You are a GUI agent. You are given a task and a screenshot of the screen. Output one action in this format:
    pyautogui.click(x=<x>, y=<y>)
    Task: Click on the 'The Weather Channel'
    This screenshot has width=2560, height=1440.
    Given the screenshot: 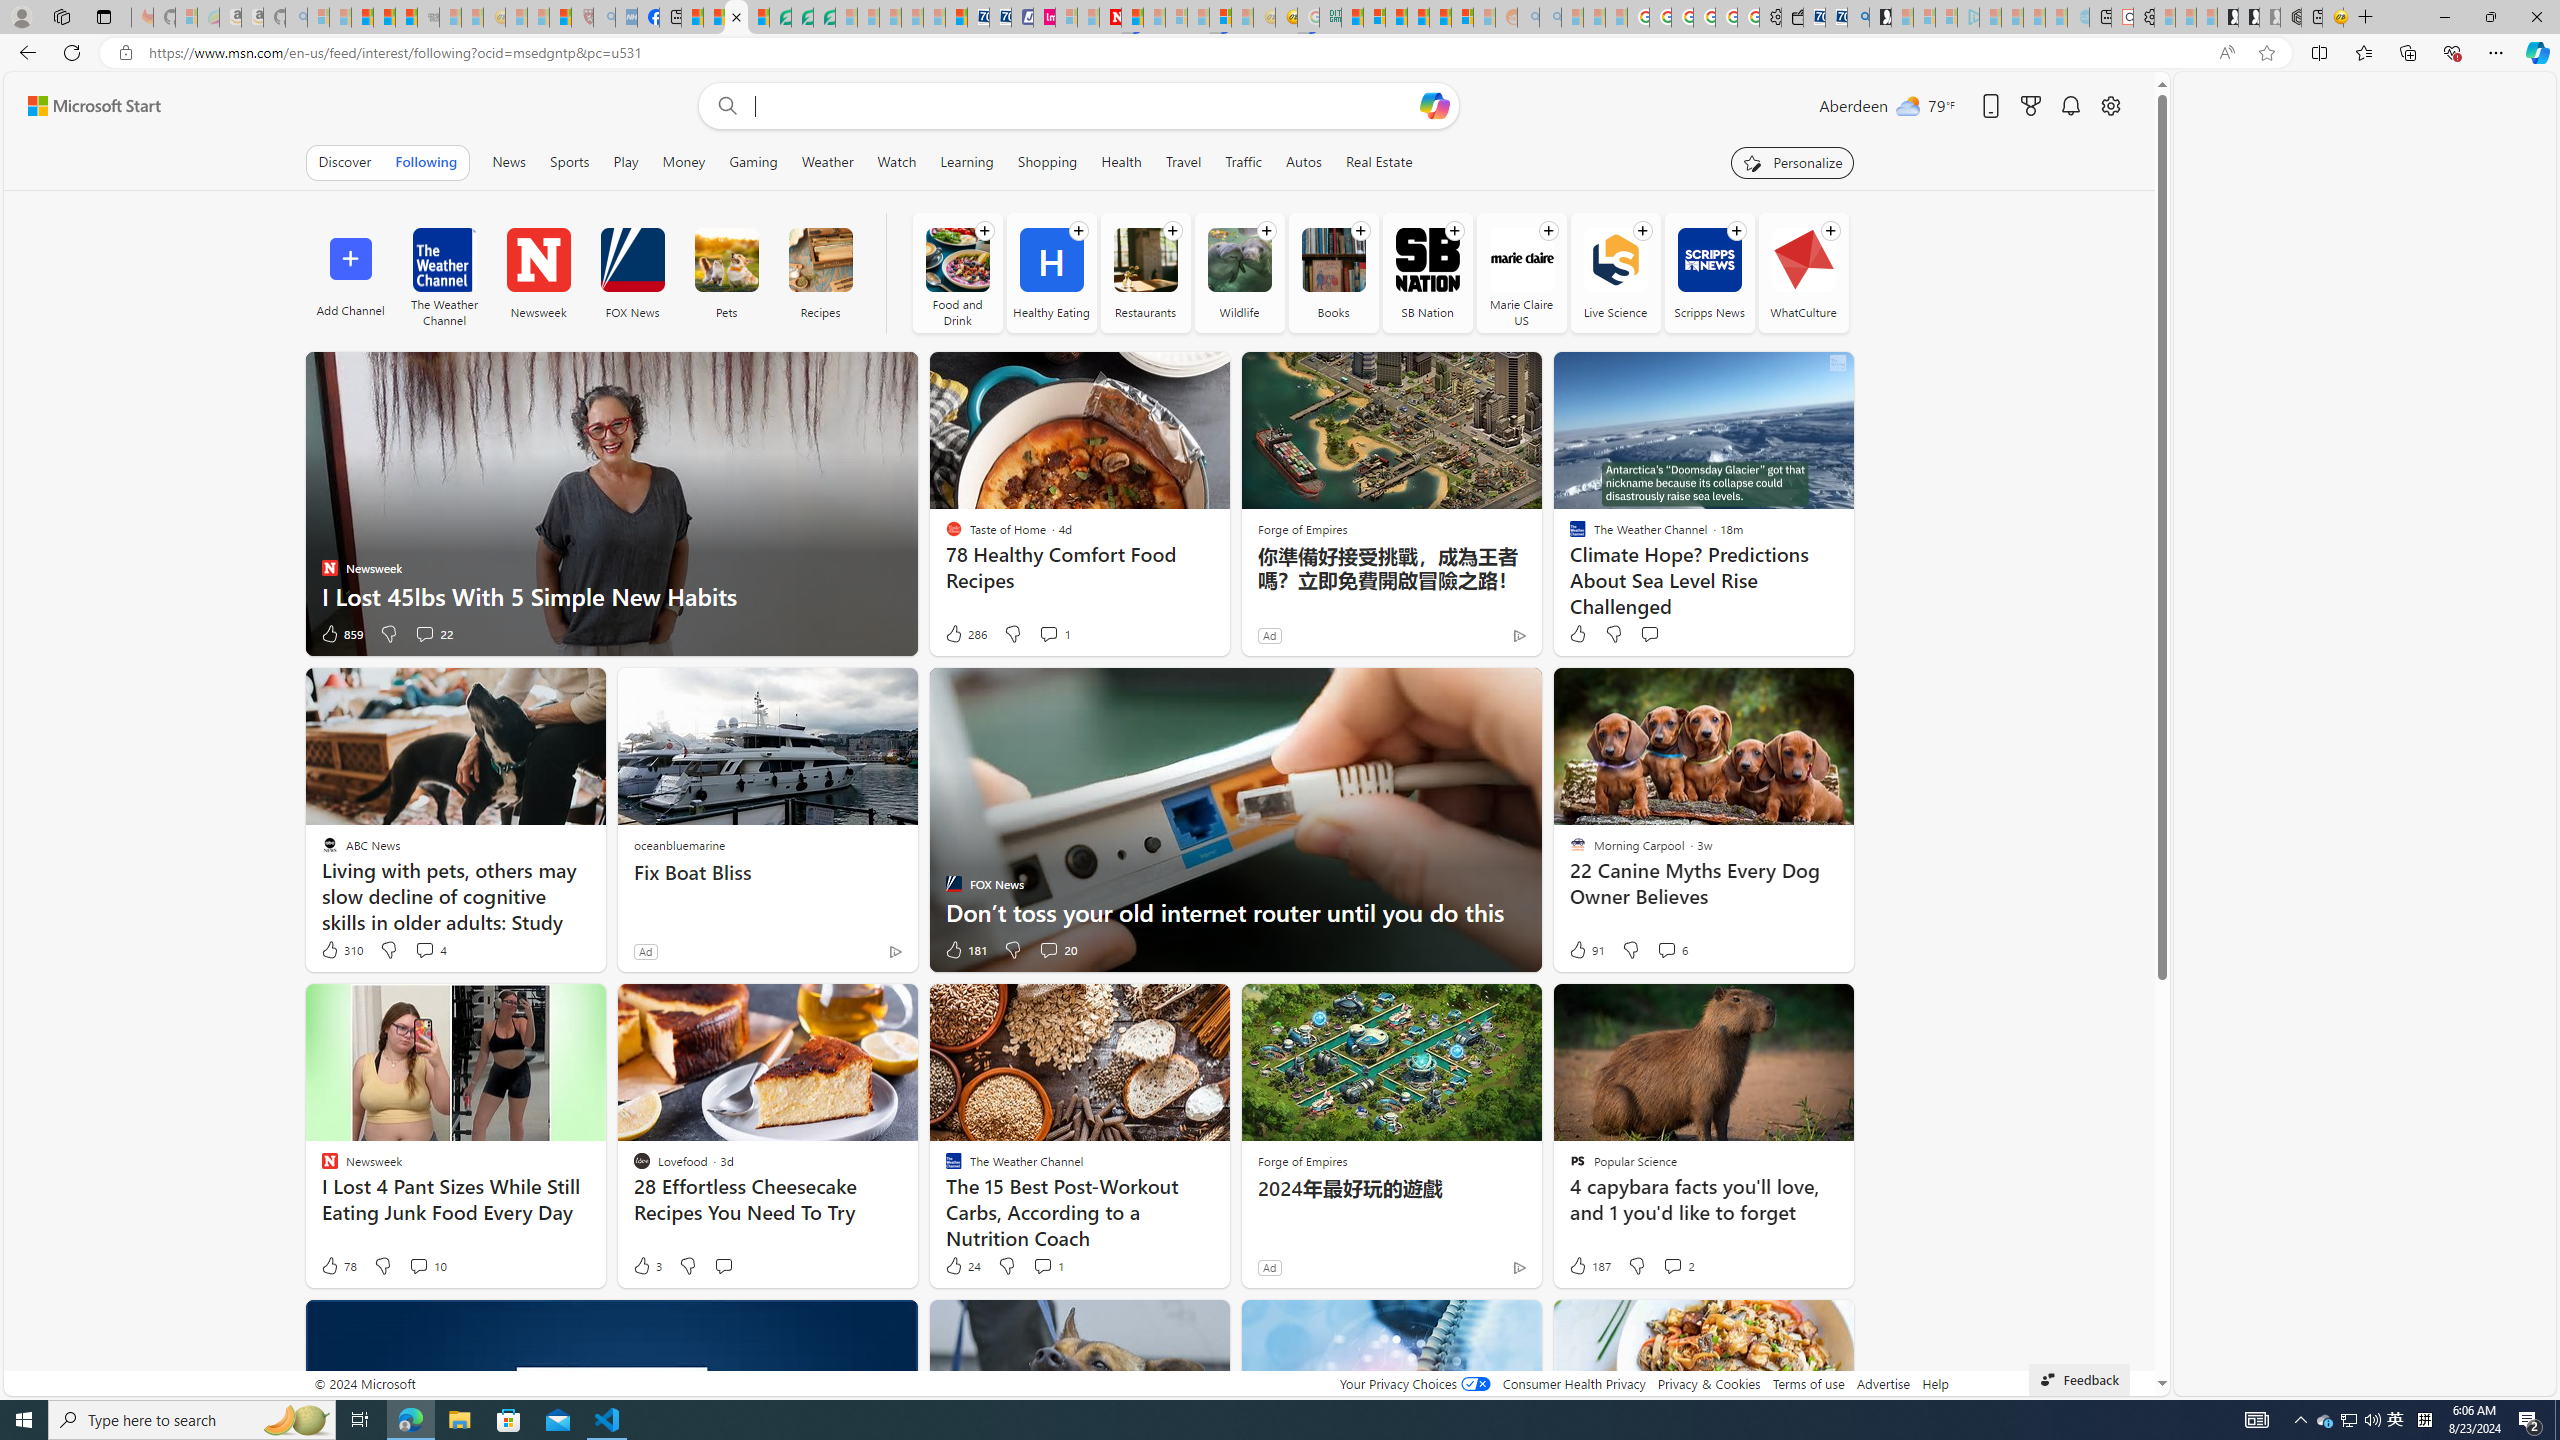 What is the action you would take?
    pyautogui.click(x=444, y=271)
    